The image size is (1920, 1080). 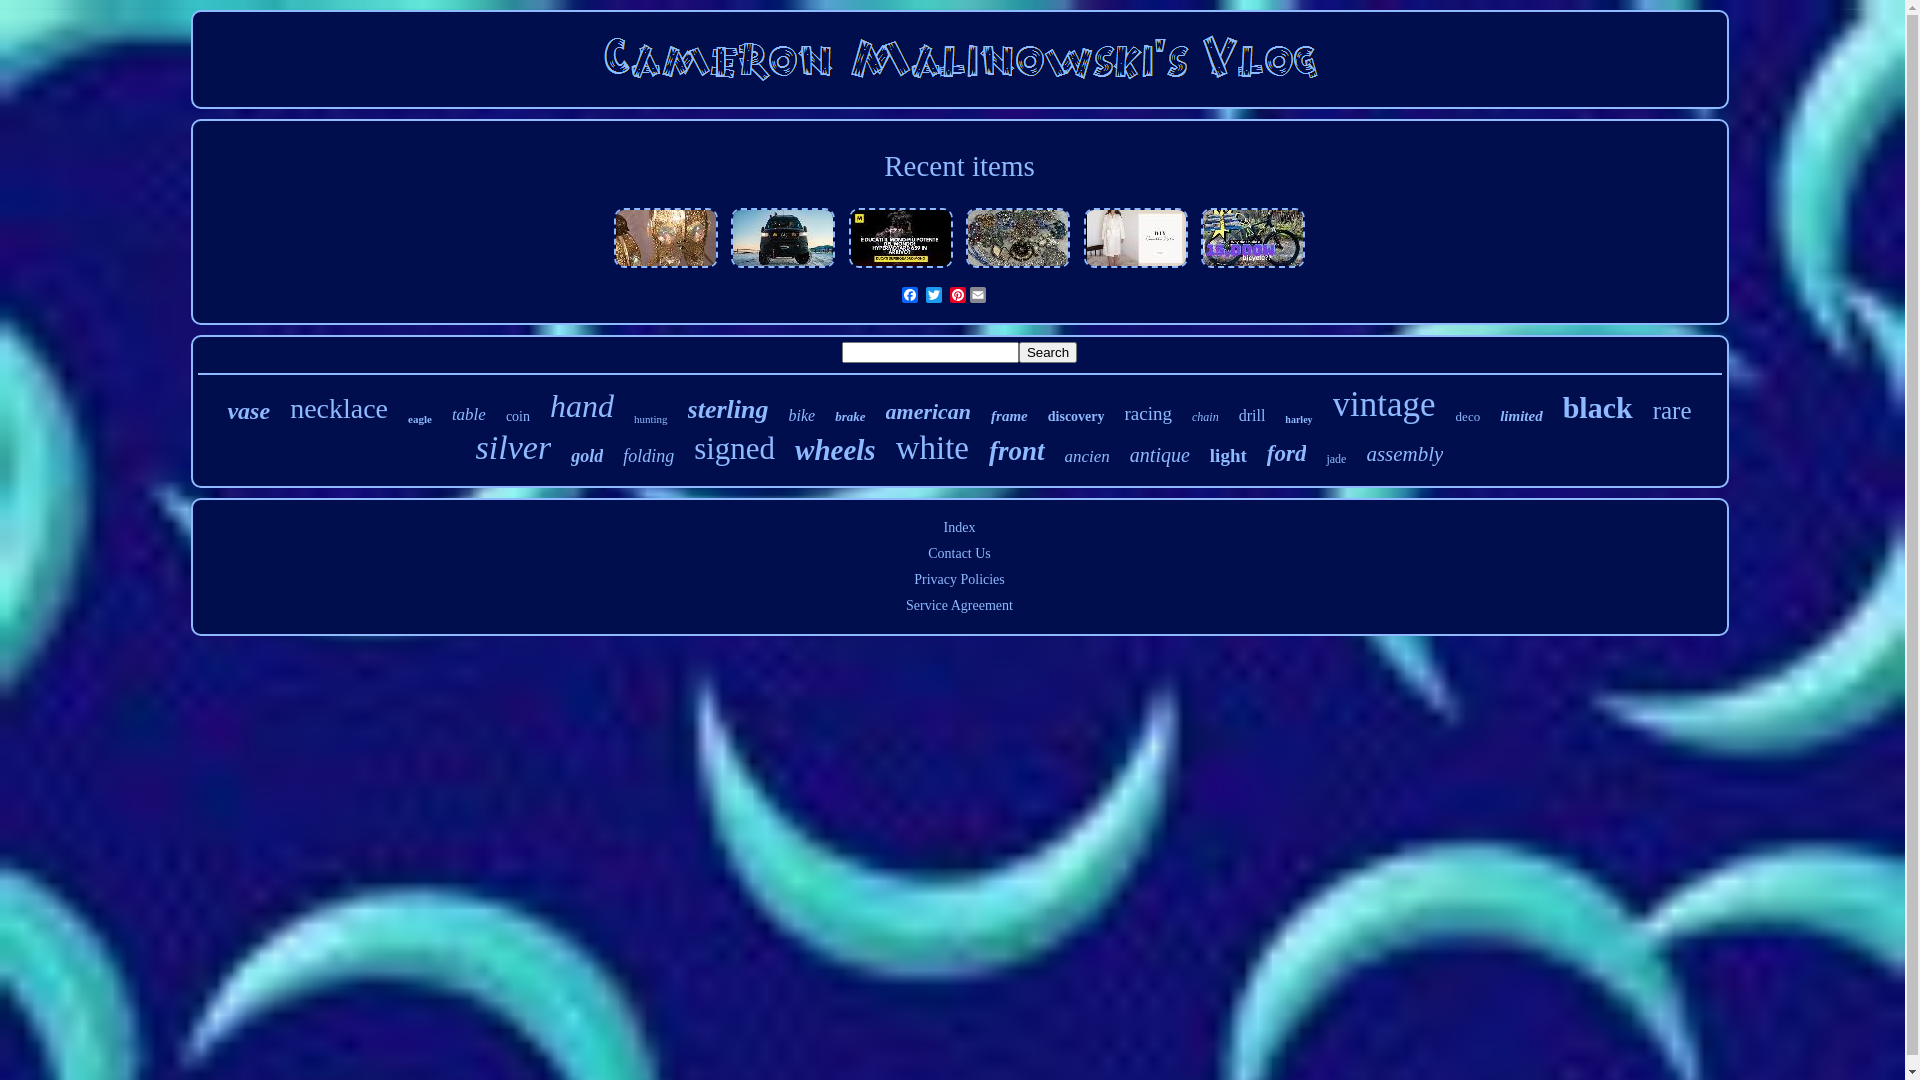 What do you see at coordinates (931, 447) in the screenshot?
I see `'white'` at bounding box center [931, 447].